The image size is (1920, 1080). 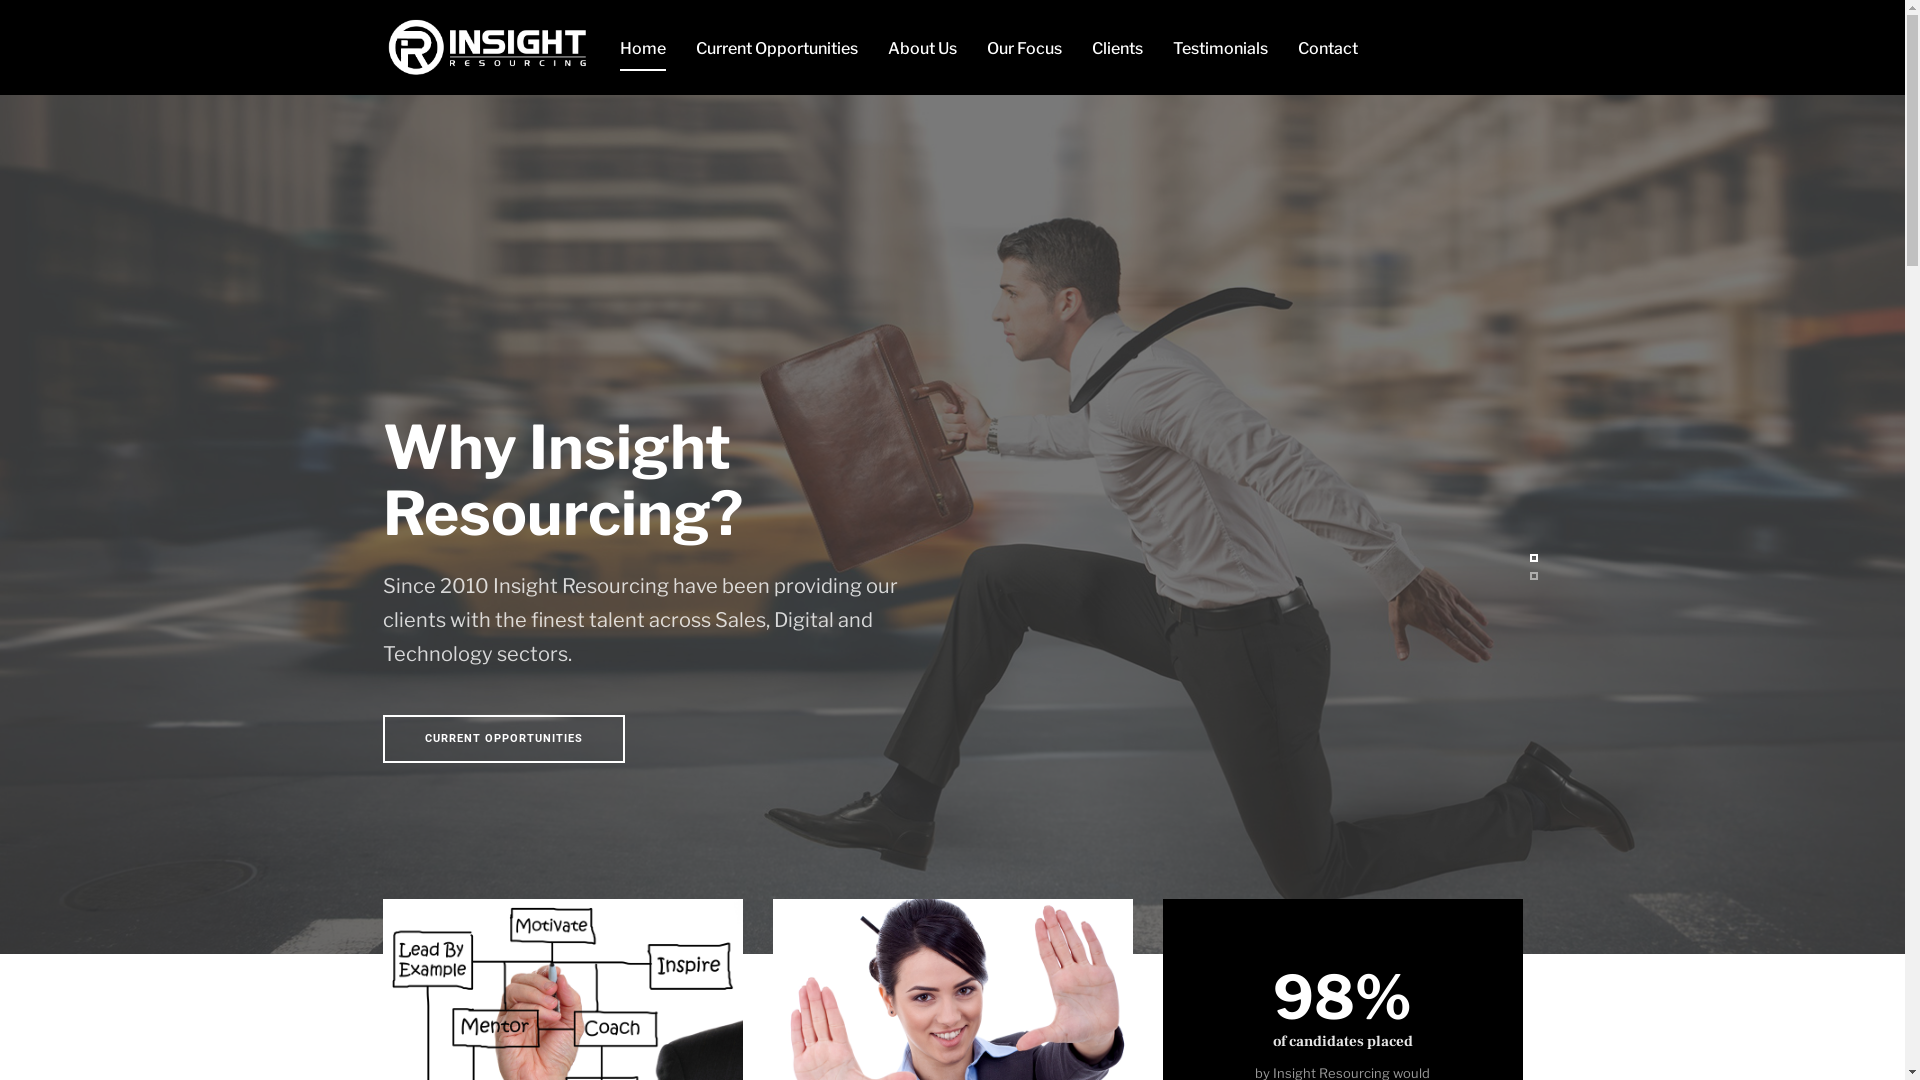 I want to click on 'Home', so click(x=643, y=46).